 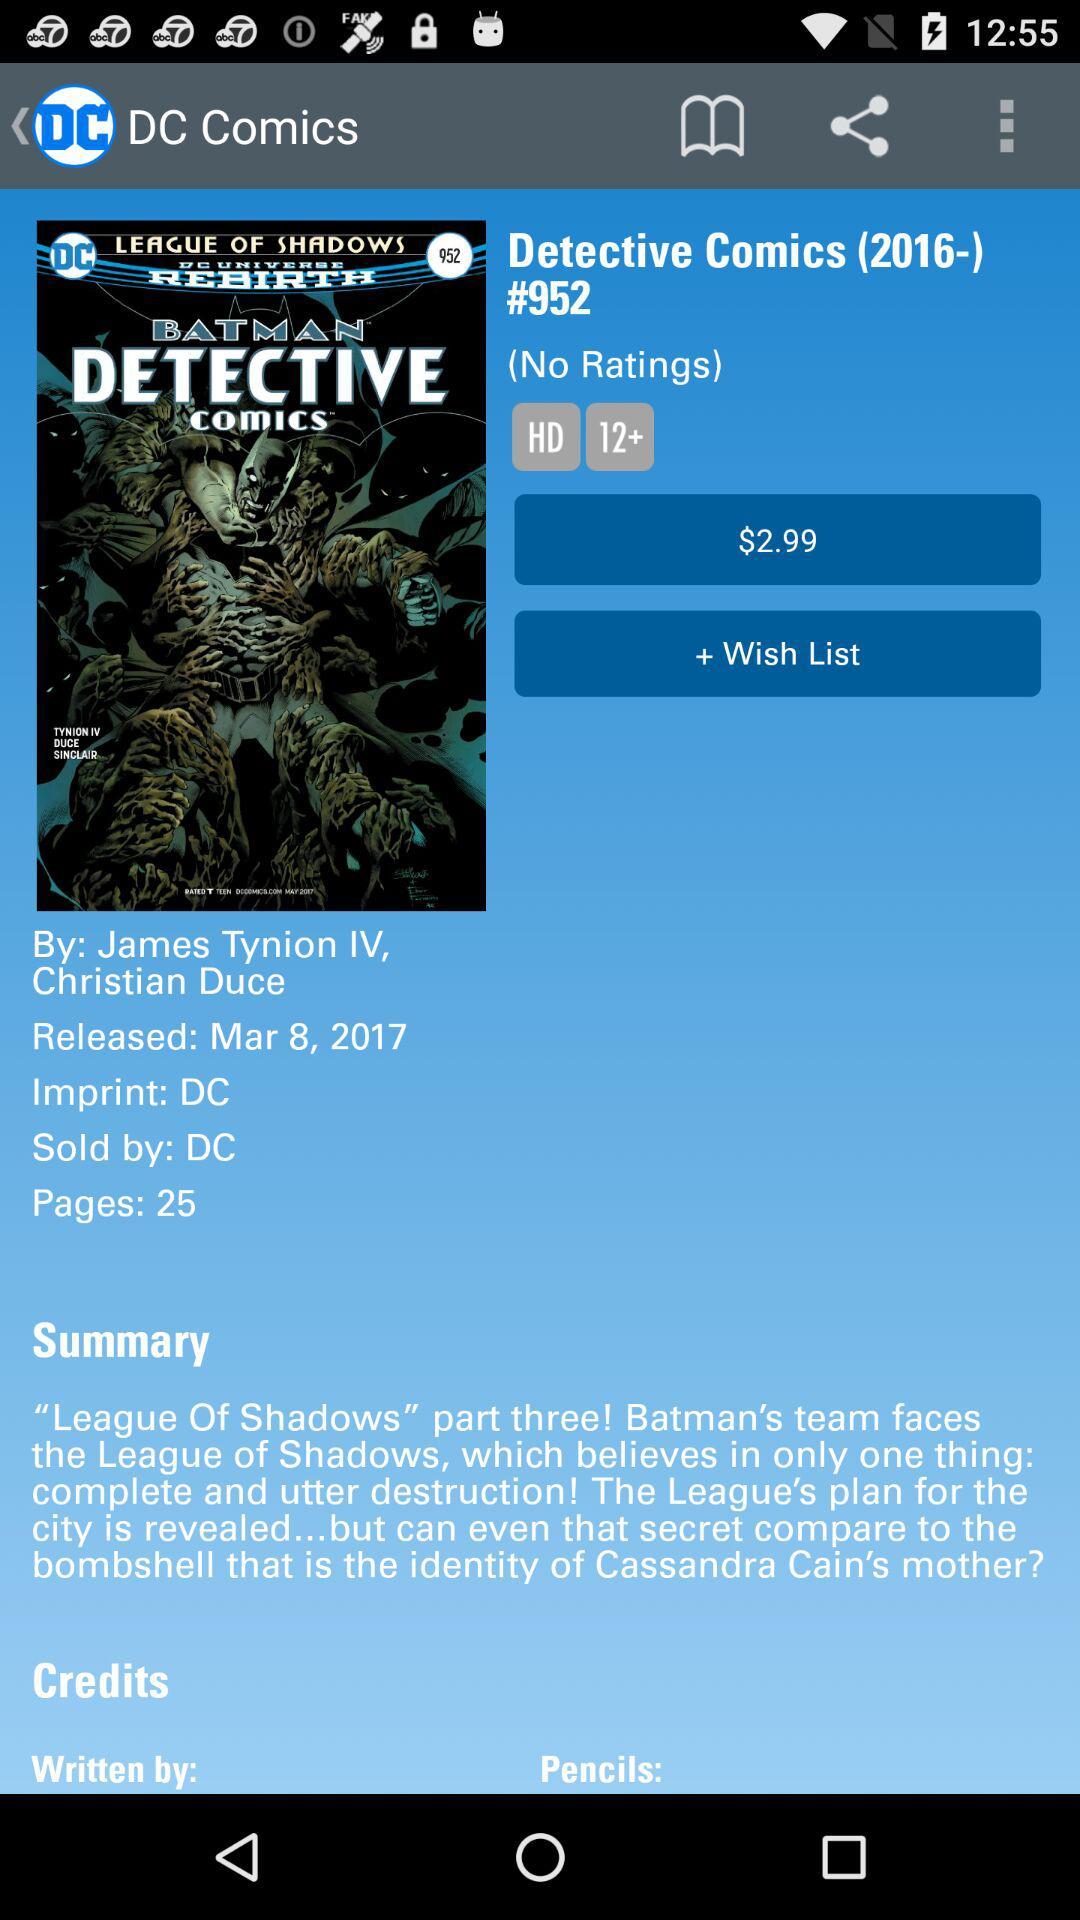 I want to click on read the text below no ratings, so click(x=580, y=435).